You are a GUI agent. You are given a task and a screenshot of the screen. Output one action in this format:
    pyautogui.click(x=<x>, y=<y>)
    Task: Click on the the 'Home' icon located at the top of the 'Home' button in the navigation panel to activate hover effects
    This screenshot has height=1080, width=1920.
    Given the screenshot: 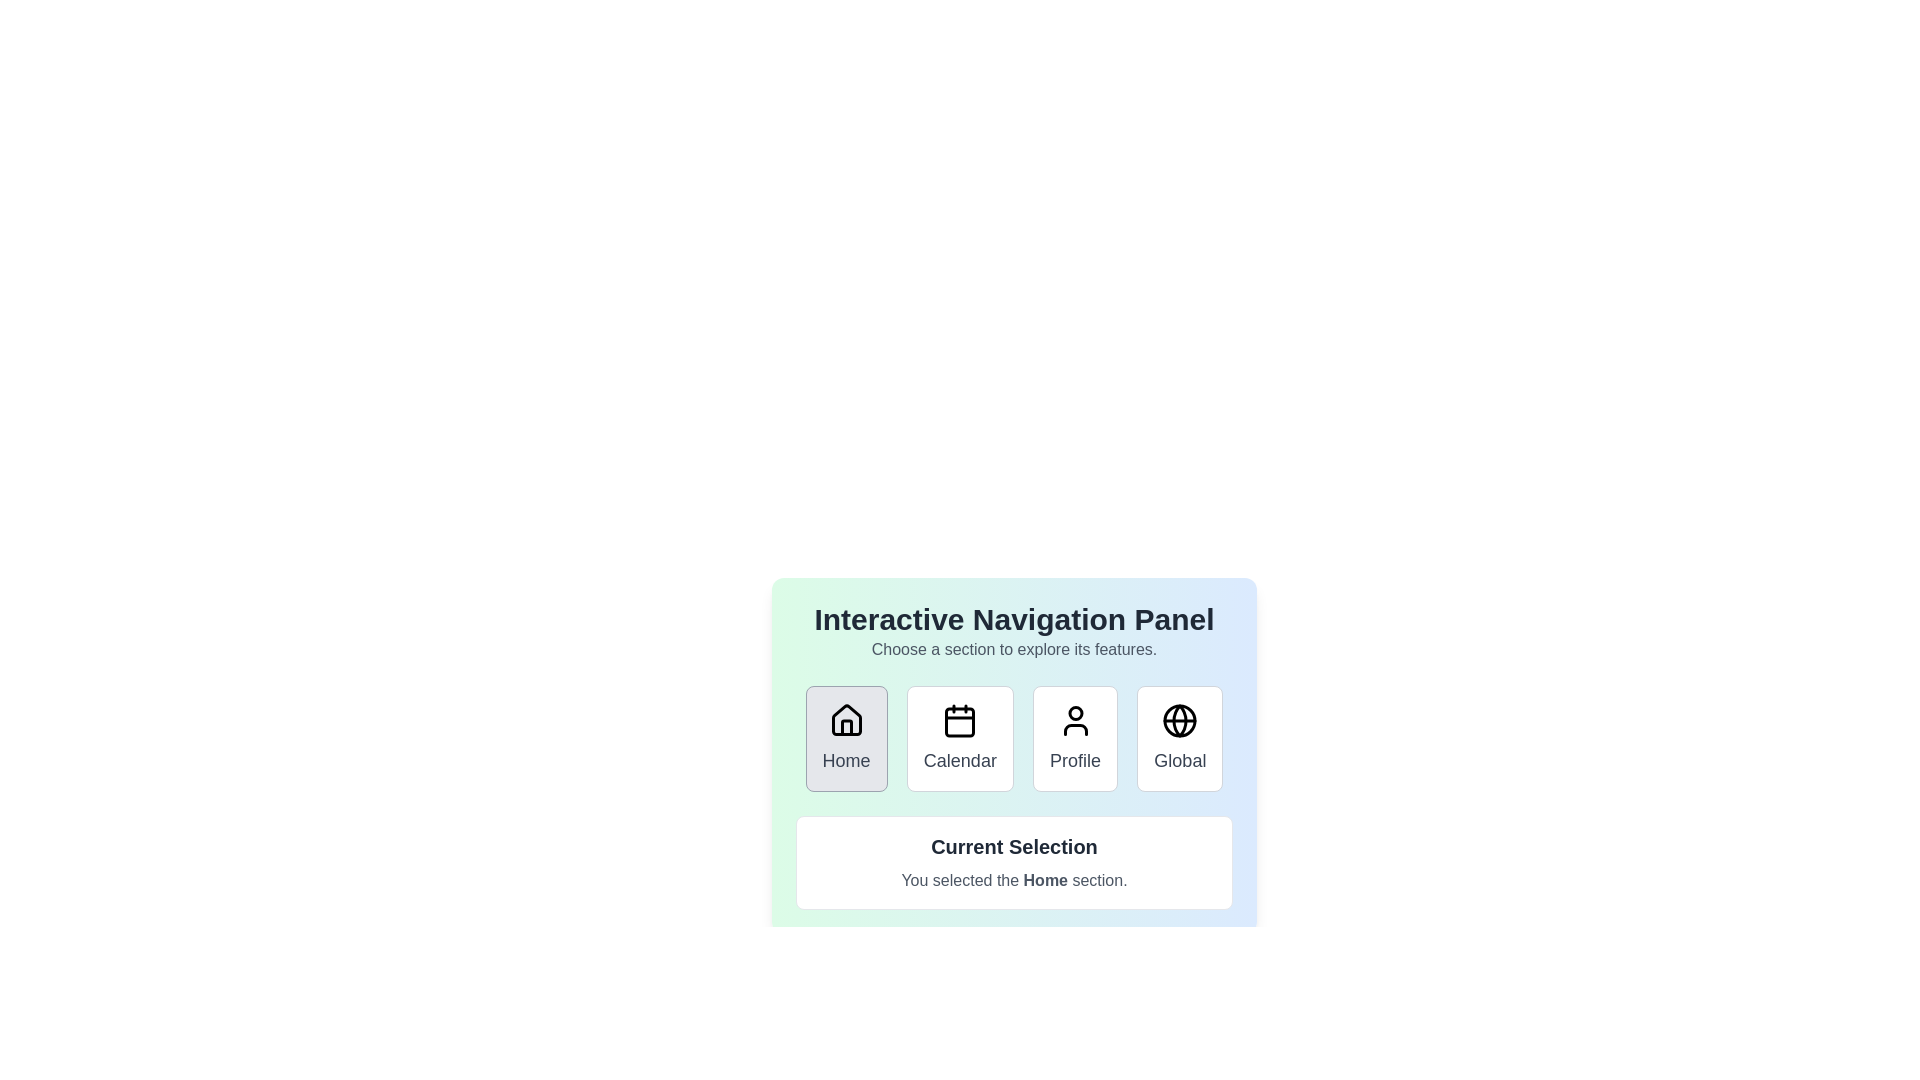 What is the action you would take?
    pyautogui.click(x=846, y=721)
    